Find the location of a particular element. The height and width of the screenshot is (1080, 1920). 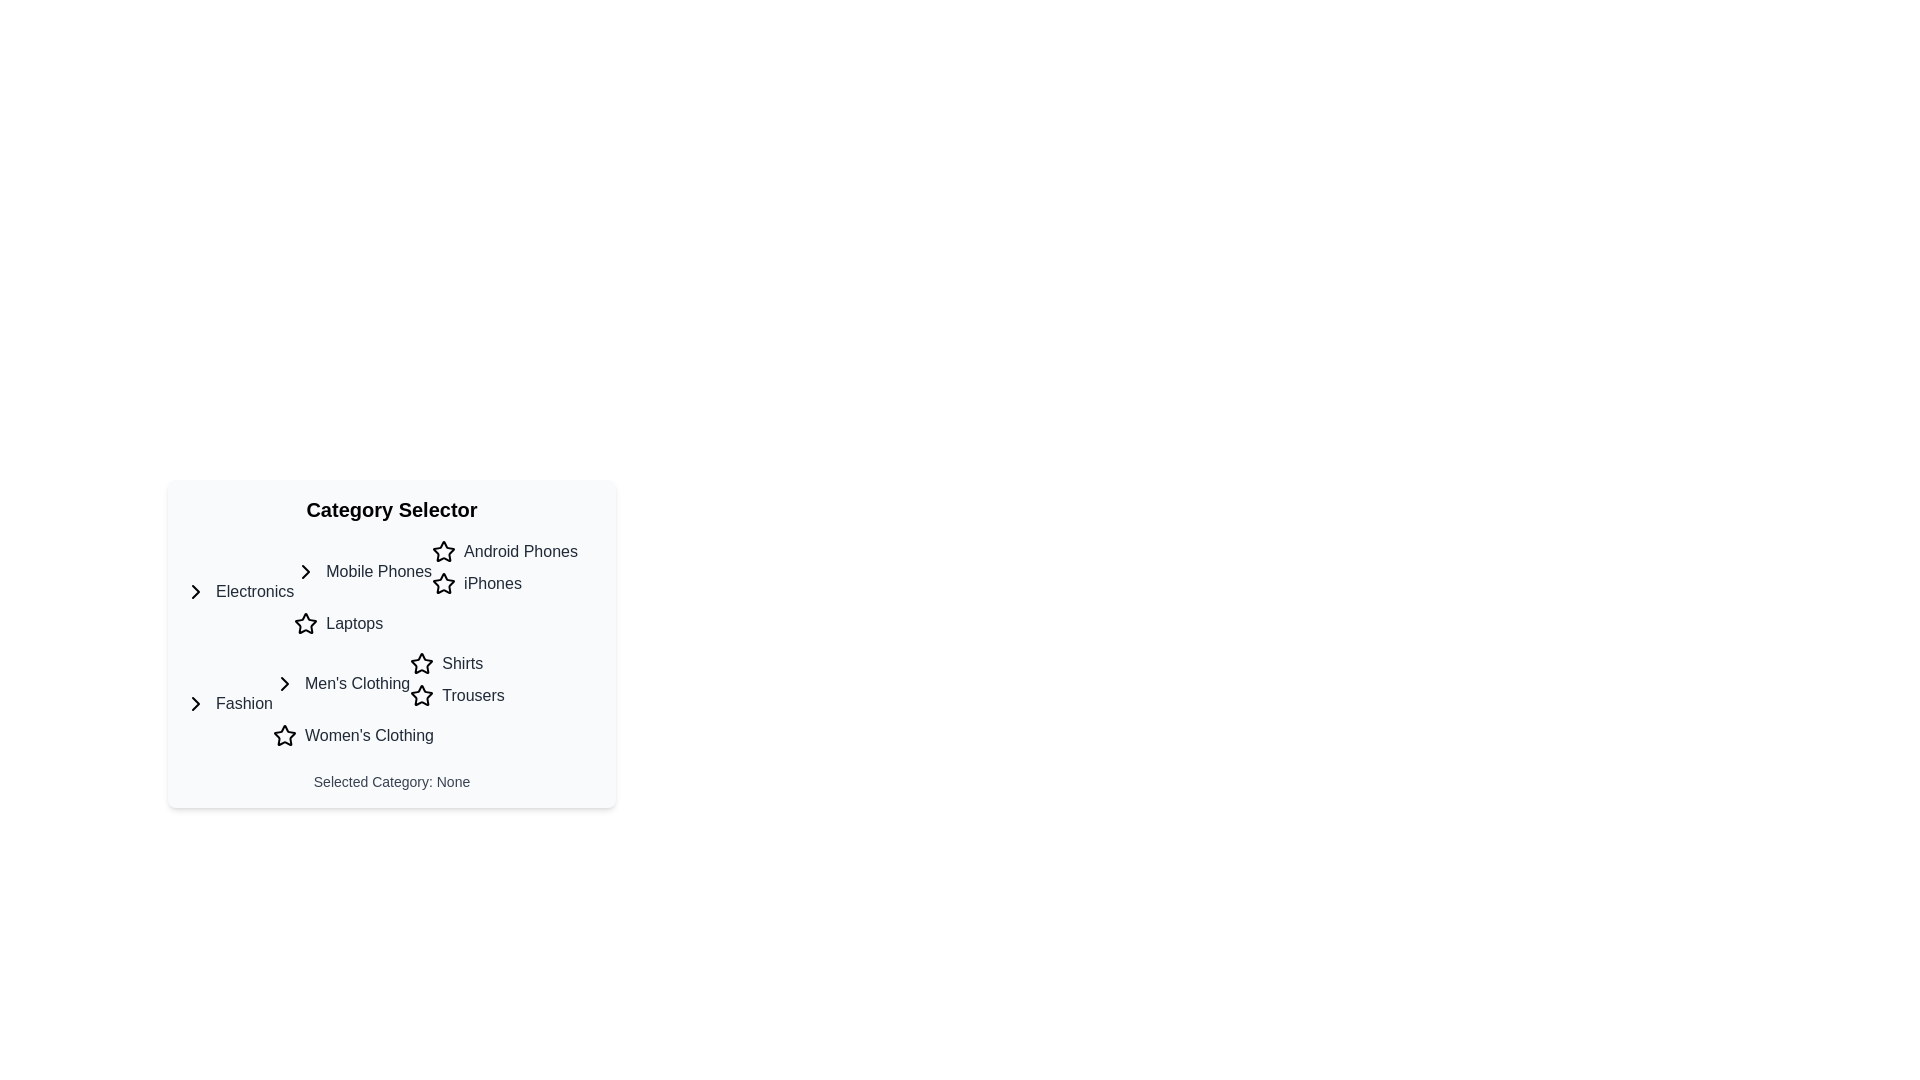

the Chevron icon located to the left of the 'Electronics' text in the 'Category Selector' section is located at coordinates (196, 590).